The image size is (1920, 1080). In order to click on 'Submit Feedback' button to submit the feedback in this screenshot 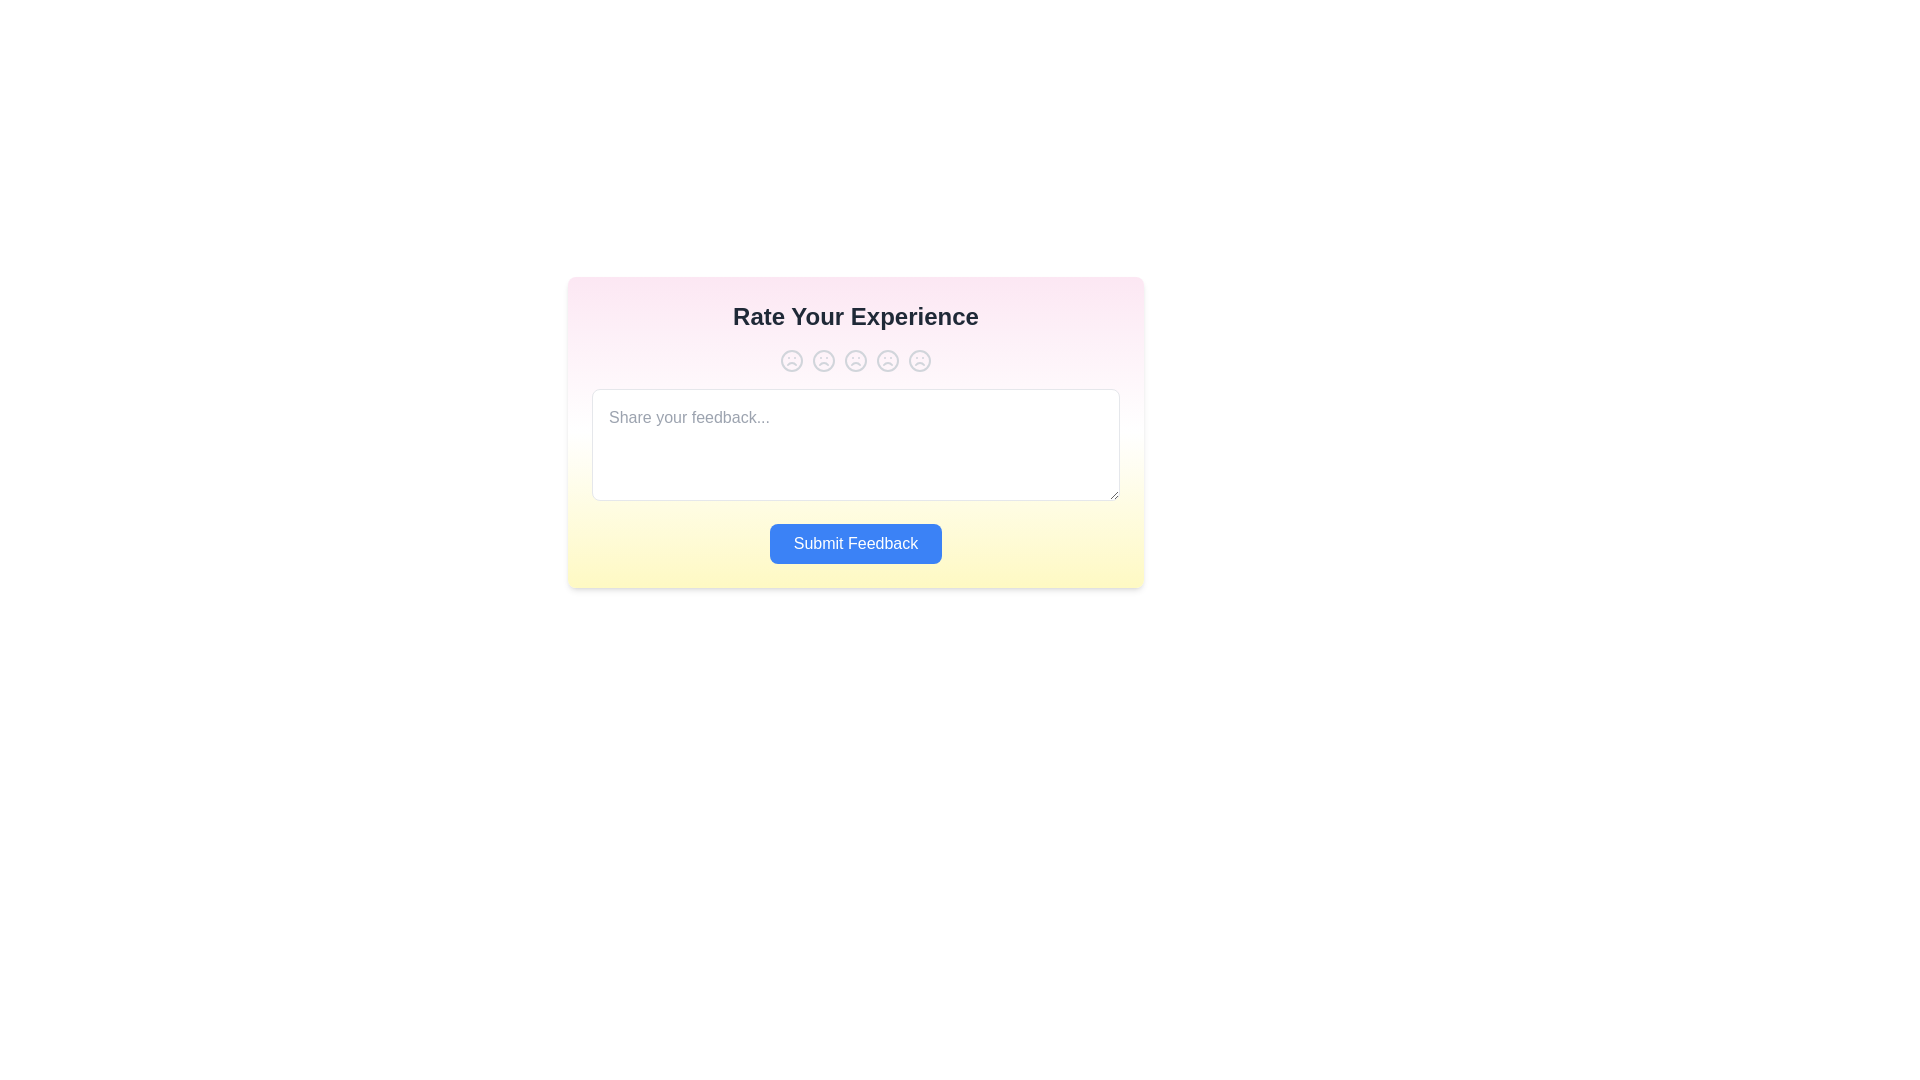, I will do `click(855, 543)`.